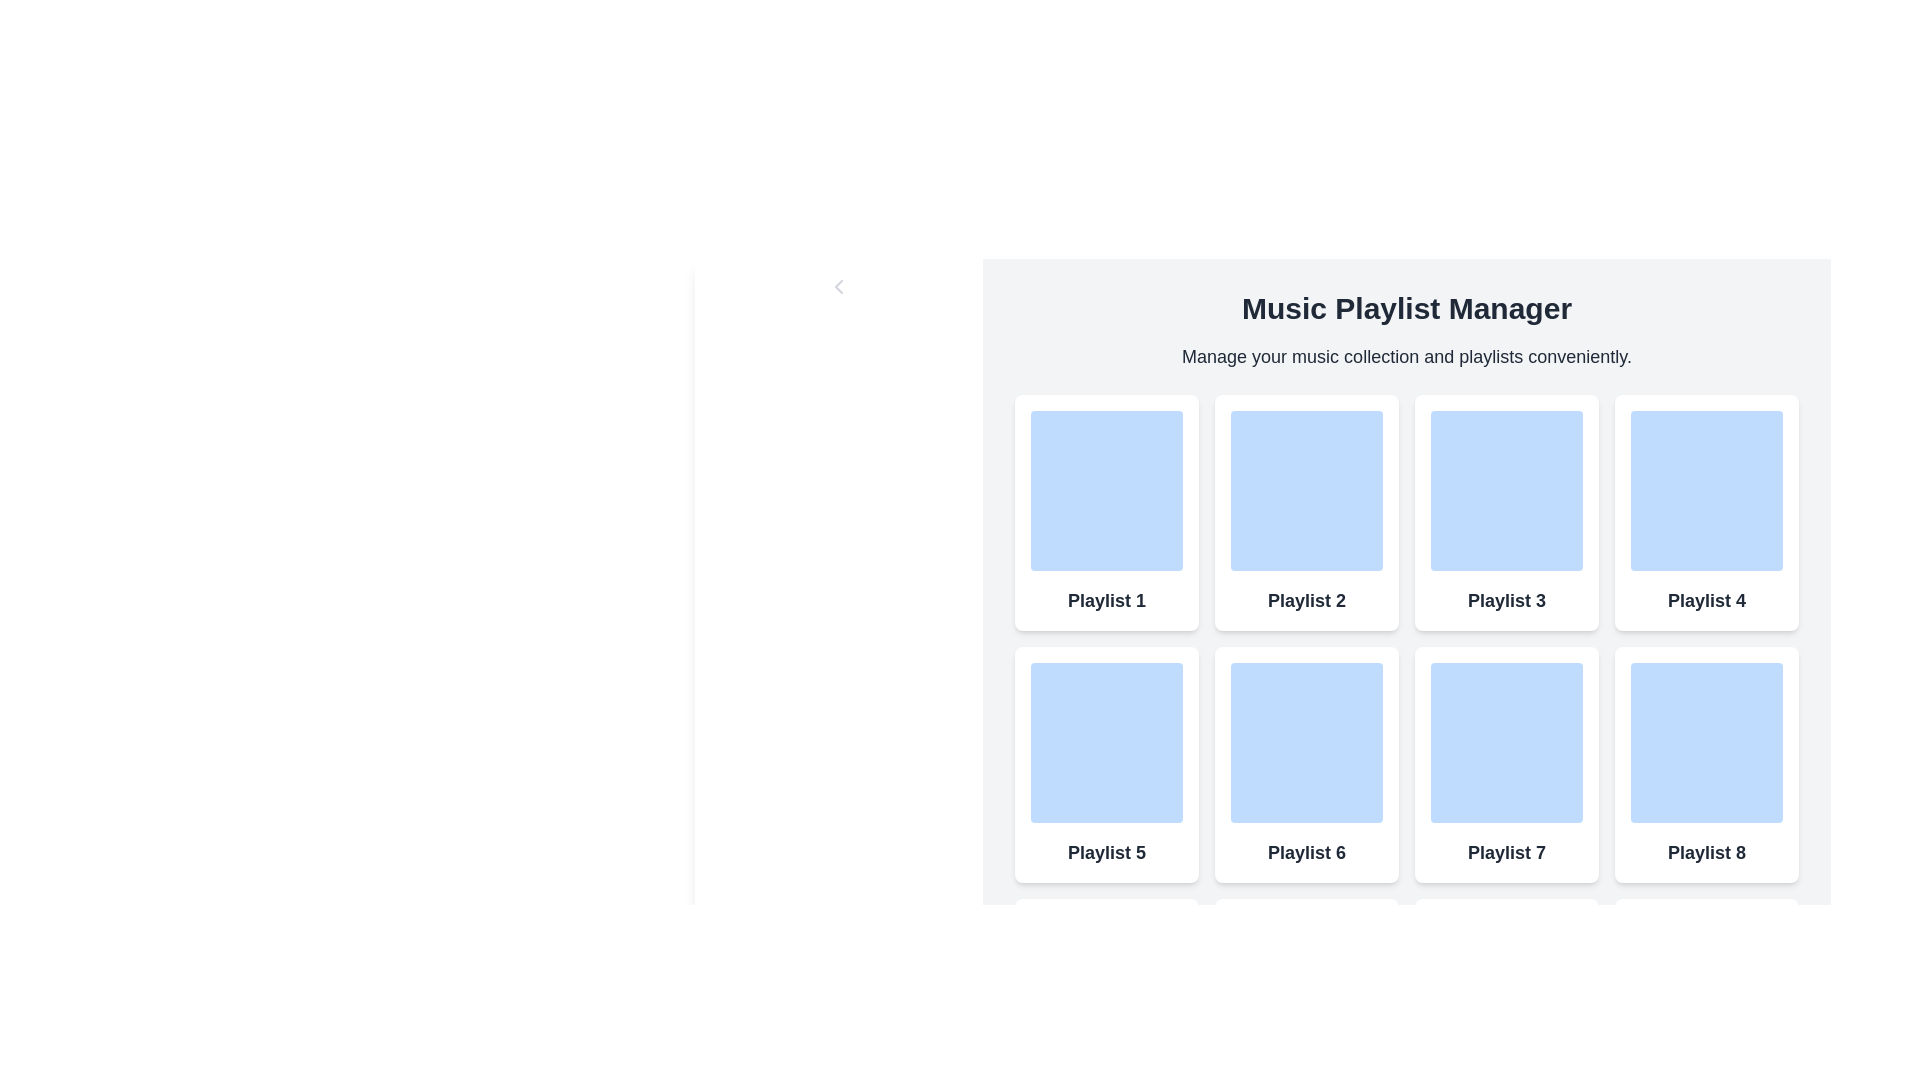 The height and width of the screenshot is (1080, 1920). Describe the element at coordinates (1306, 600) in the screenshot. I see `text of the second playlist title label located in the top row, second column of the playlist grid` at that location.